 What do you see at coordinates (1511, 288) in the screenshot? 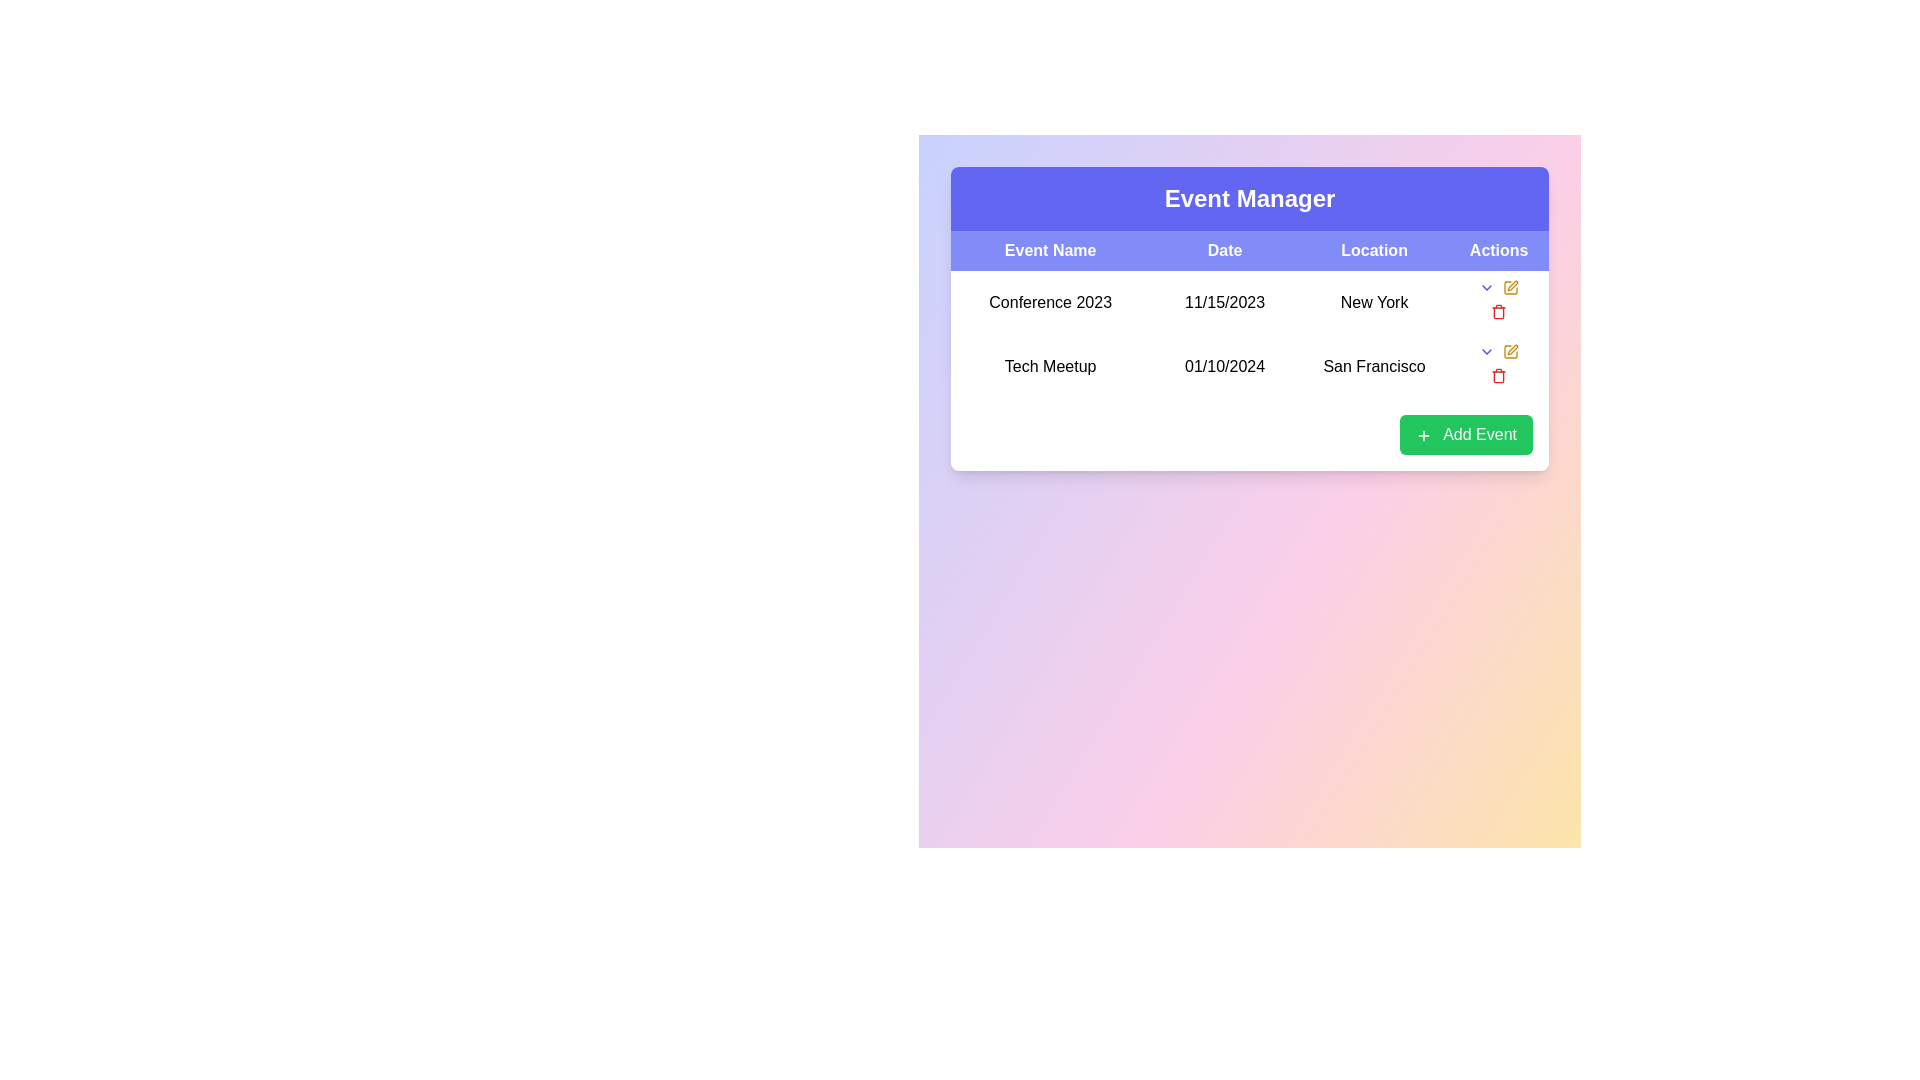
I see `the yellow pencil icon button in the 'Actions' column of the second row` at bounding box center [1511, 288].